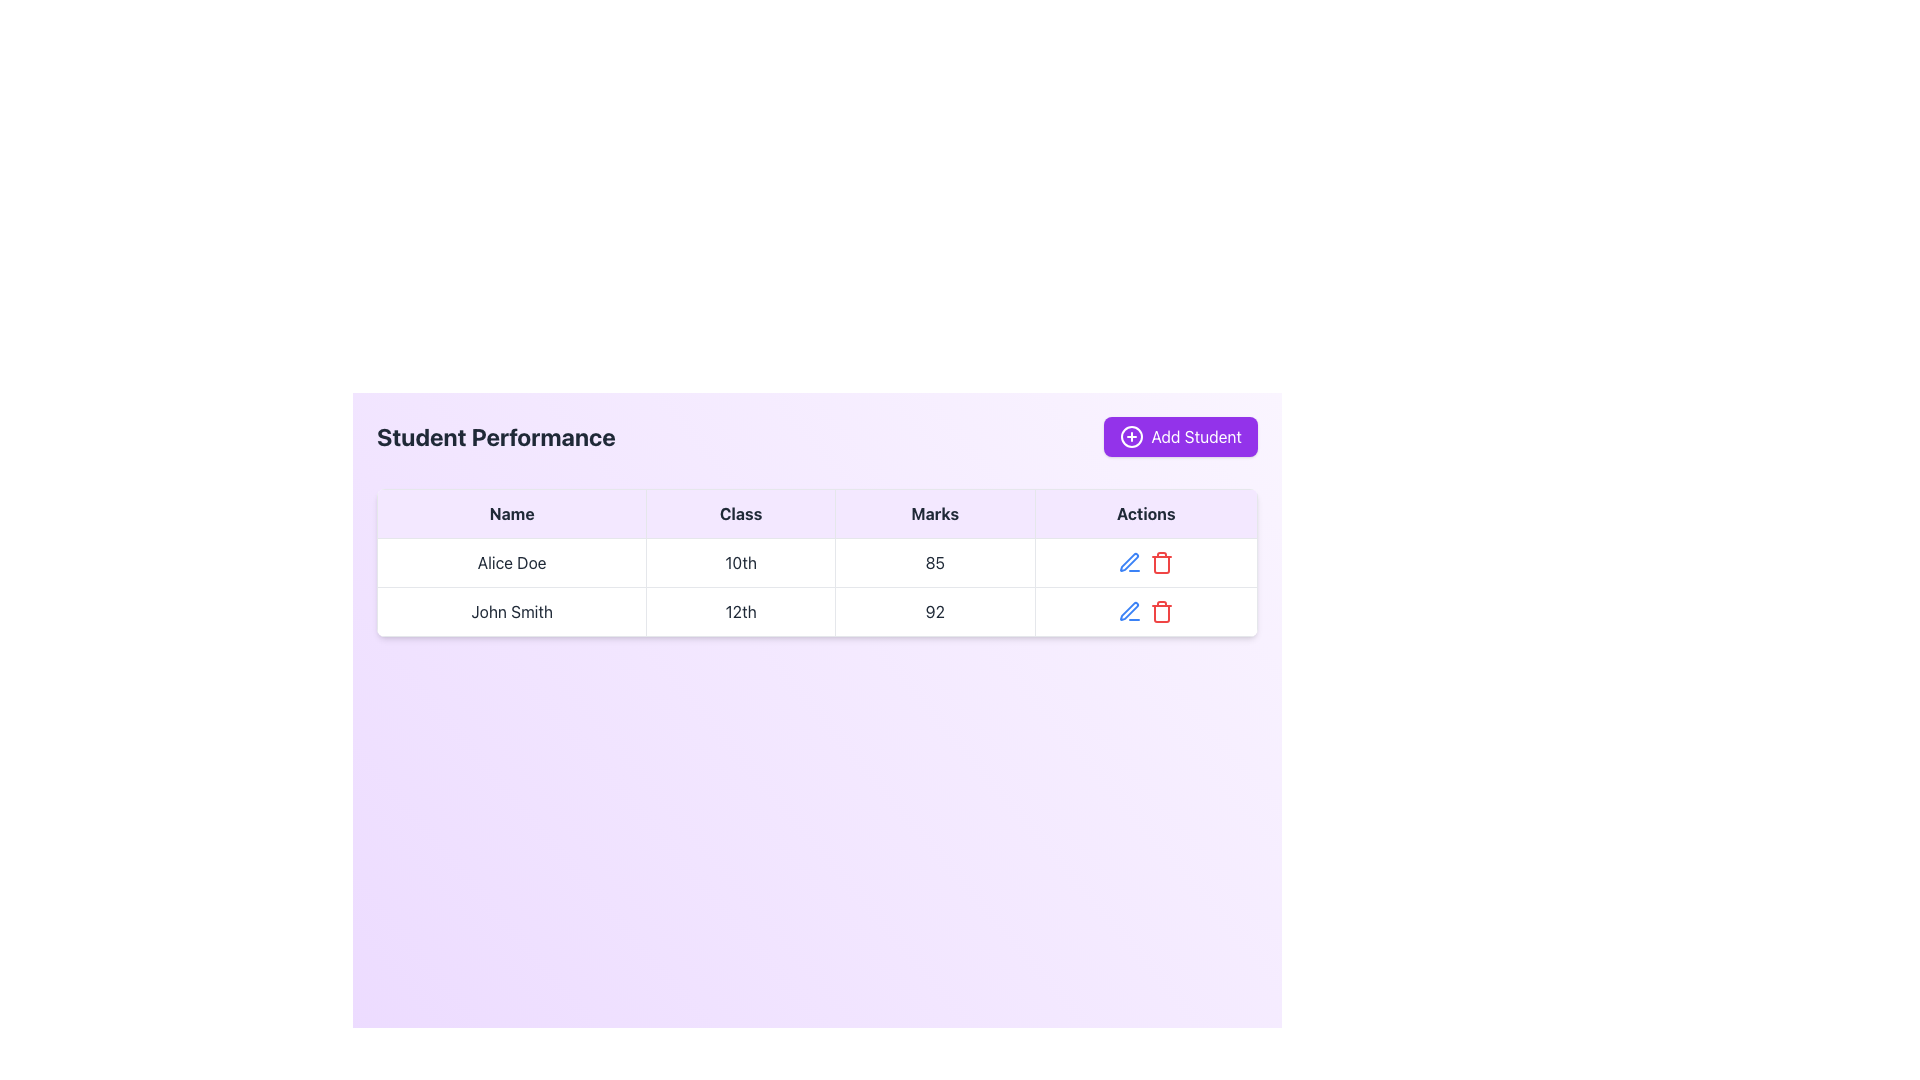  Describe the element at coordinates (740, 611) in the screenshot. I see `the text cell displaying the grade level '12th' for student 'John Smith'` at that location.